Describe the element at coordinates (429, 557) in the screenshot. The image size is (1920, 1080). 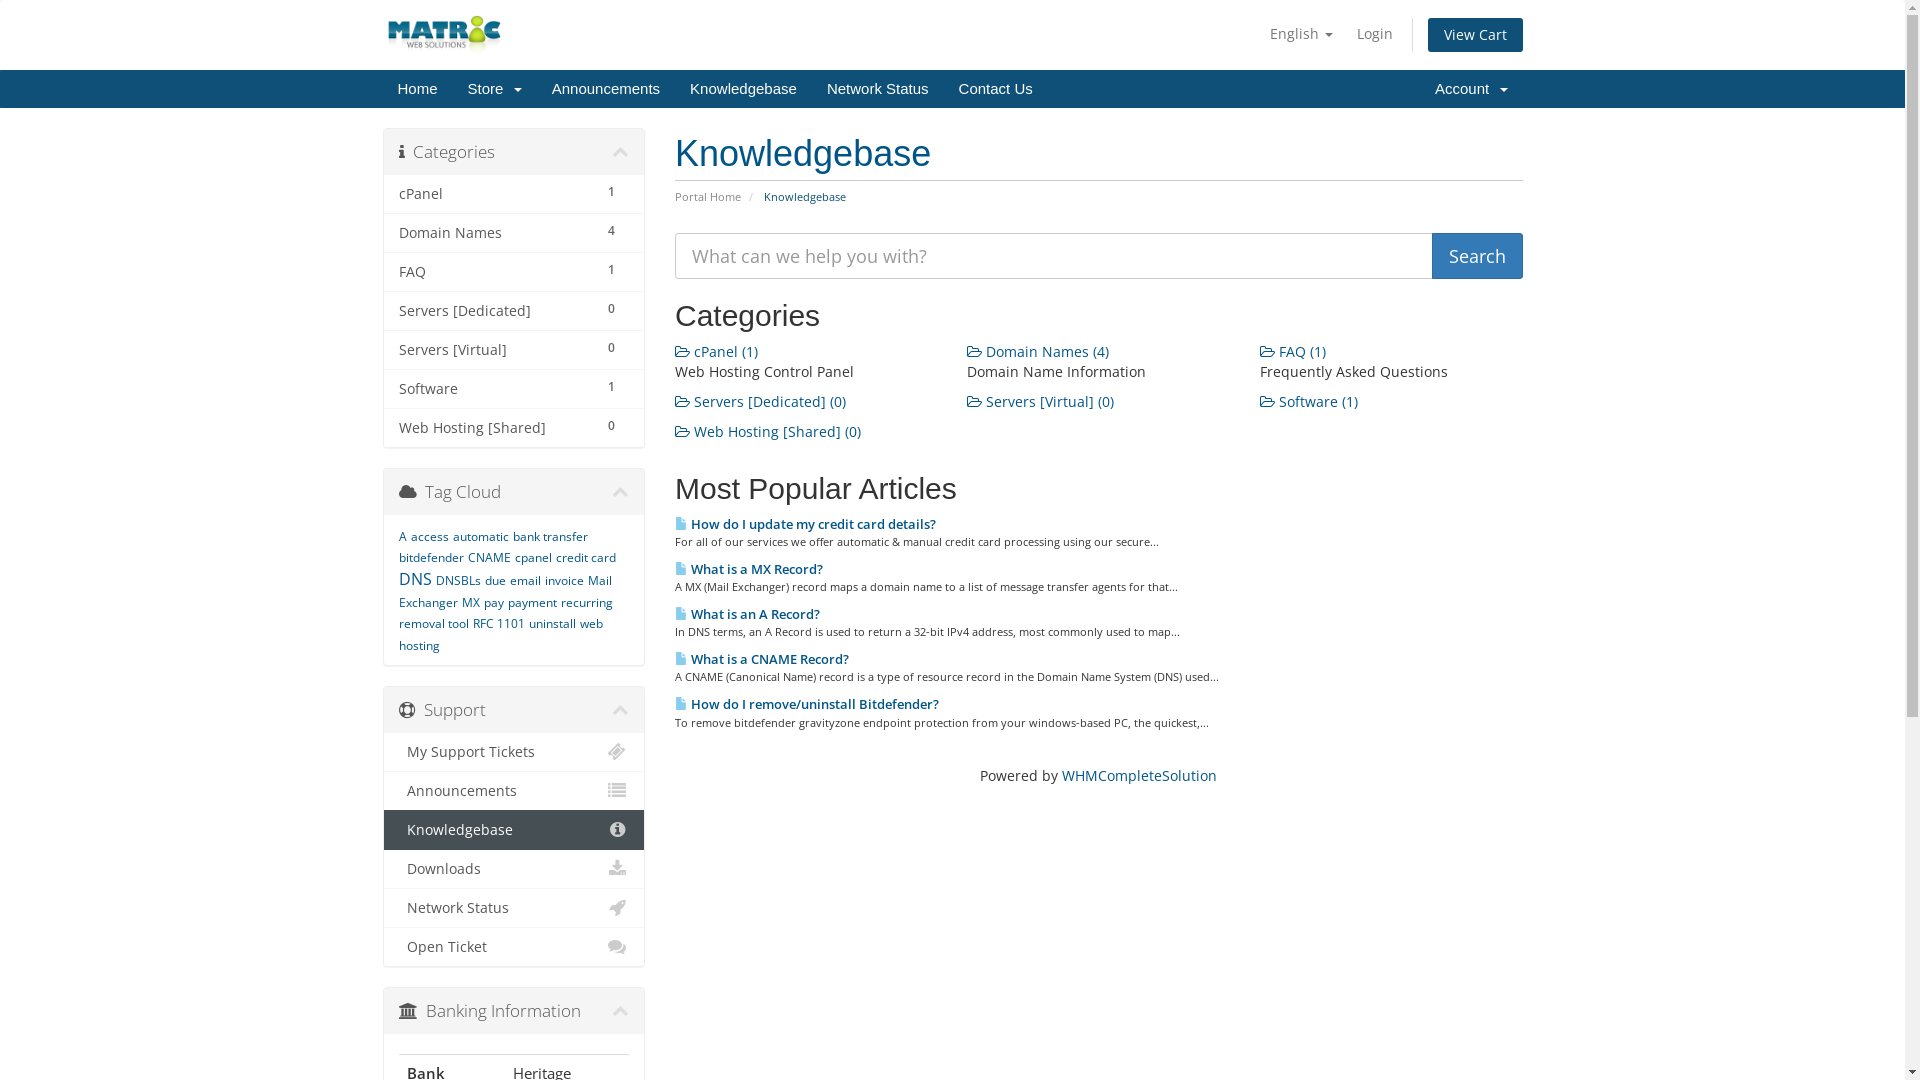
I see `'bitdefender'` at that location.